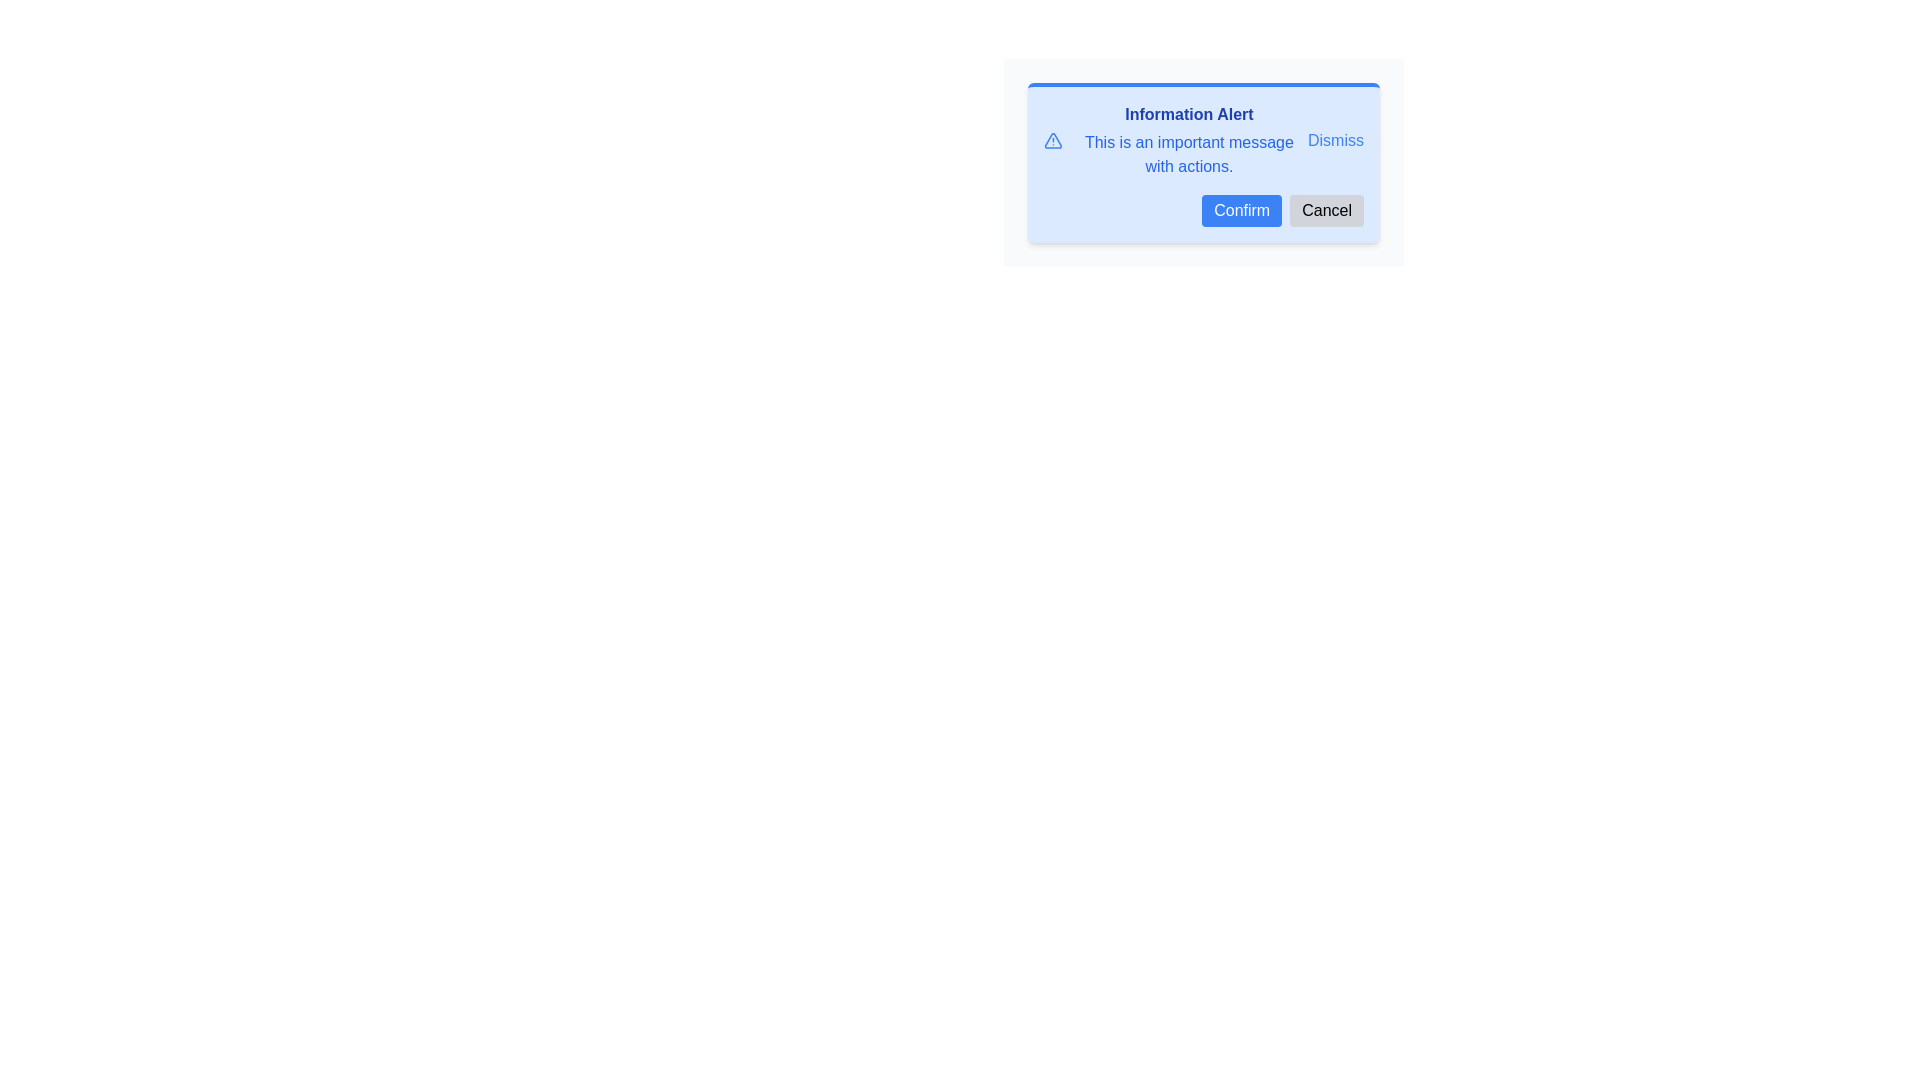  Describe the element at coordinates (1189, 140) in the screenshot. I see `informational alert text located in the dialog box, which includes a title and a message, positioned centrally above the 'Confirm' and 'Cancel' buttons` at that location.